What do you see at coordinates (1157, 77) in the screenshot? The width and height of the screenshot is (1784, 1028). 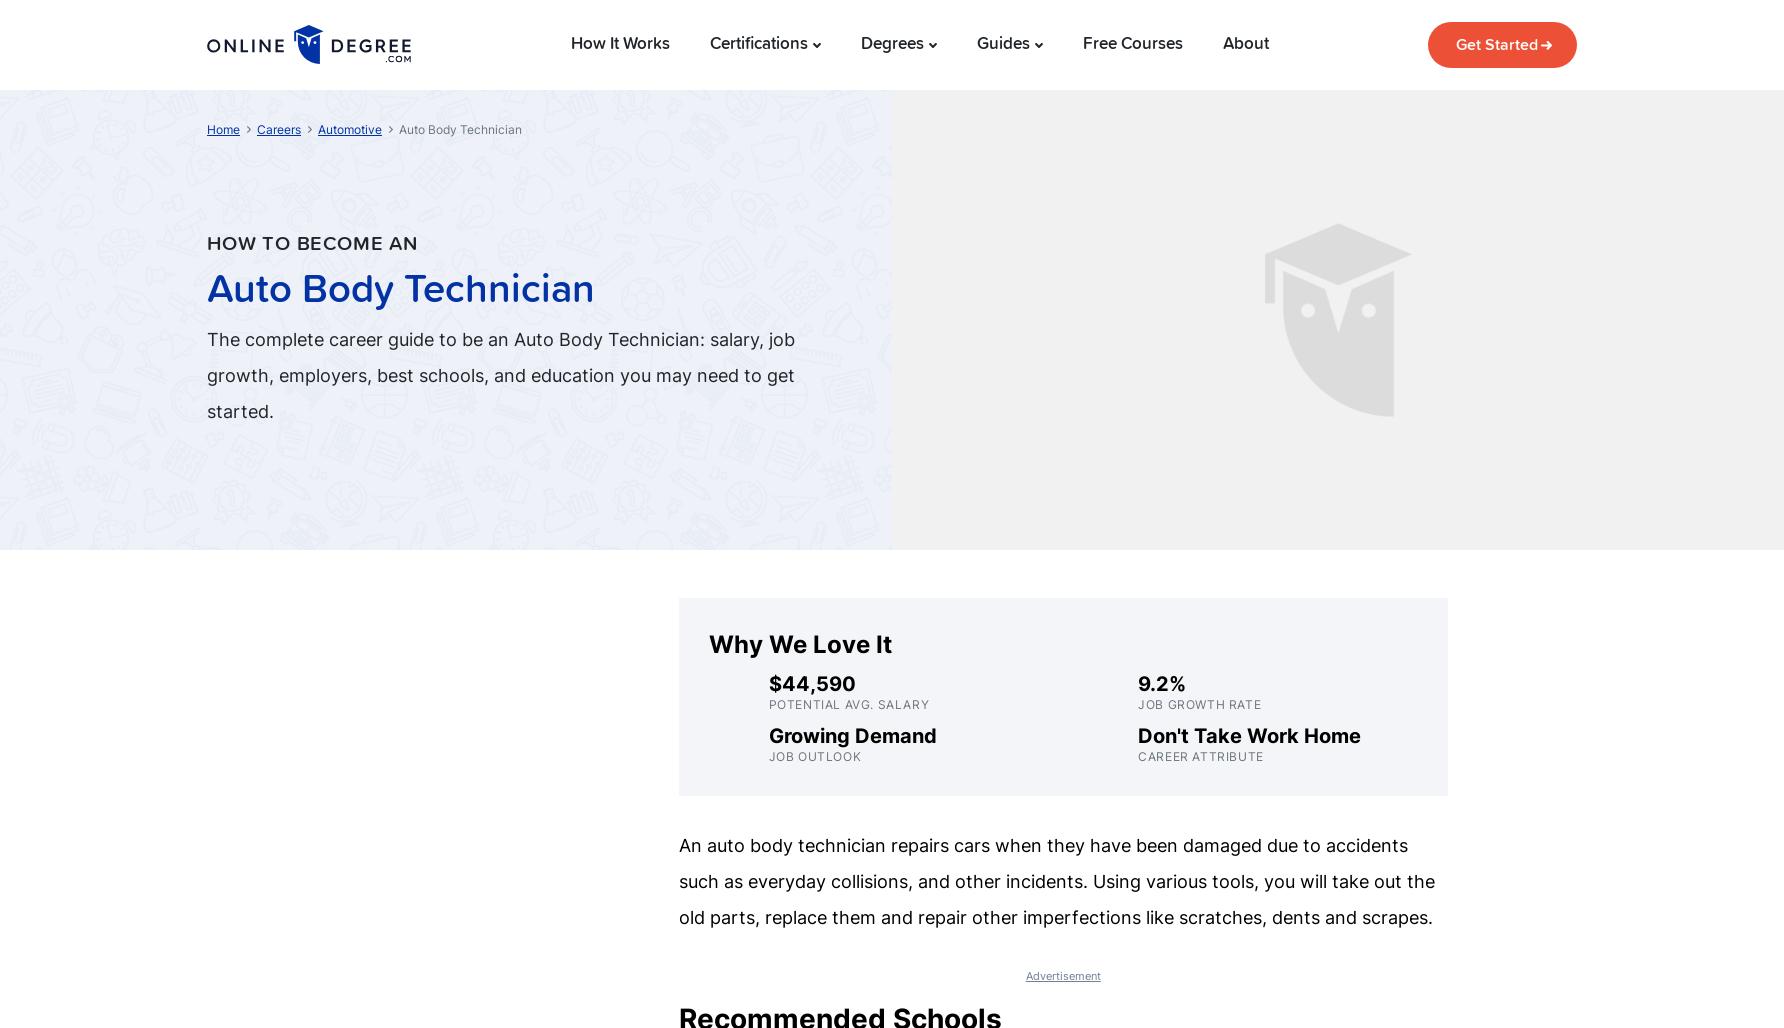 I see `'10,200'` at bounding box center [1157, 77].